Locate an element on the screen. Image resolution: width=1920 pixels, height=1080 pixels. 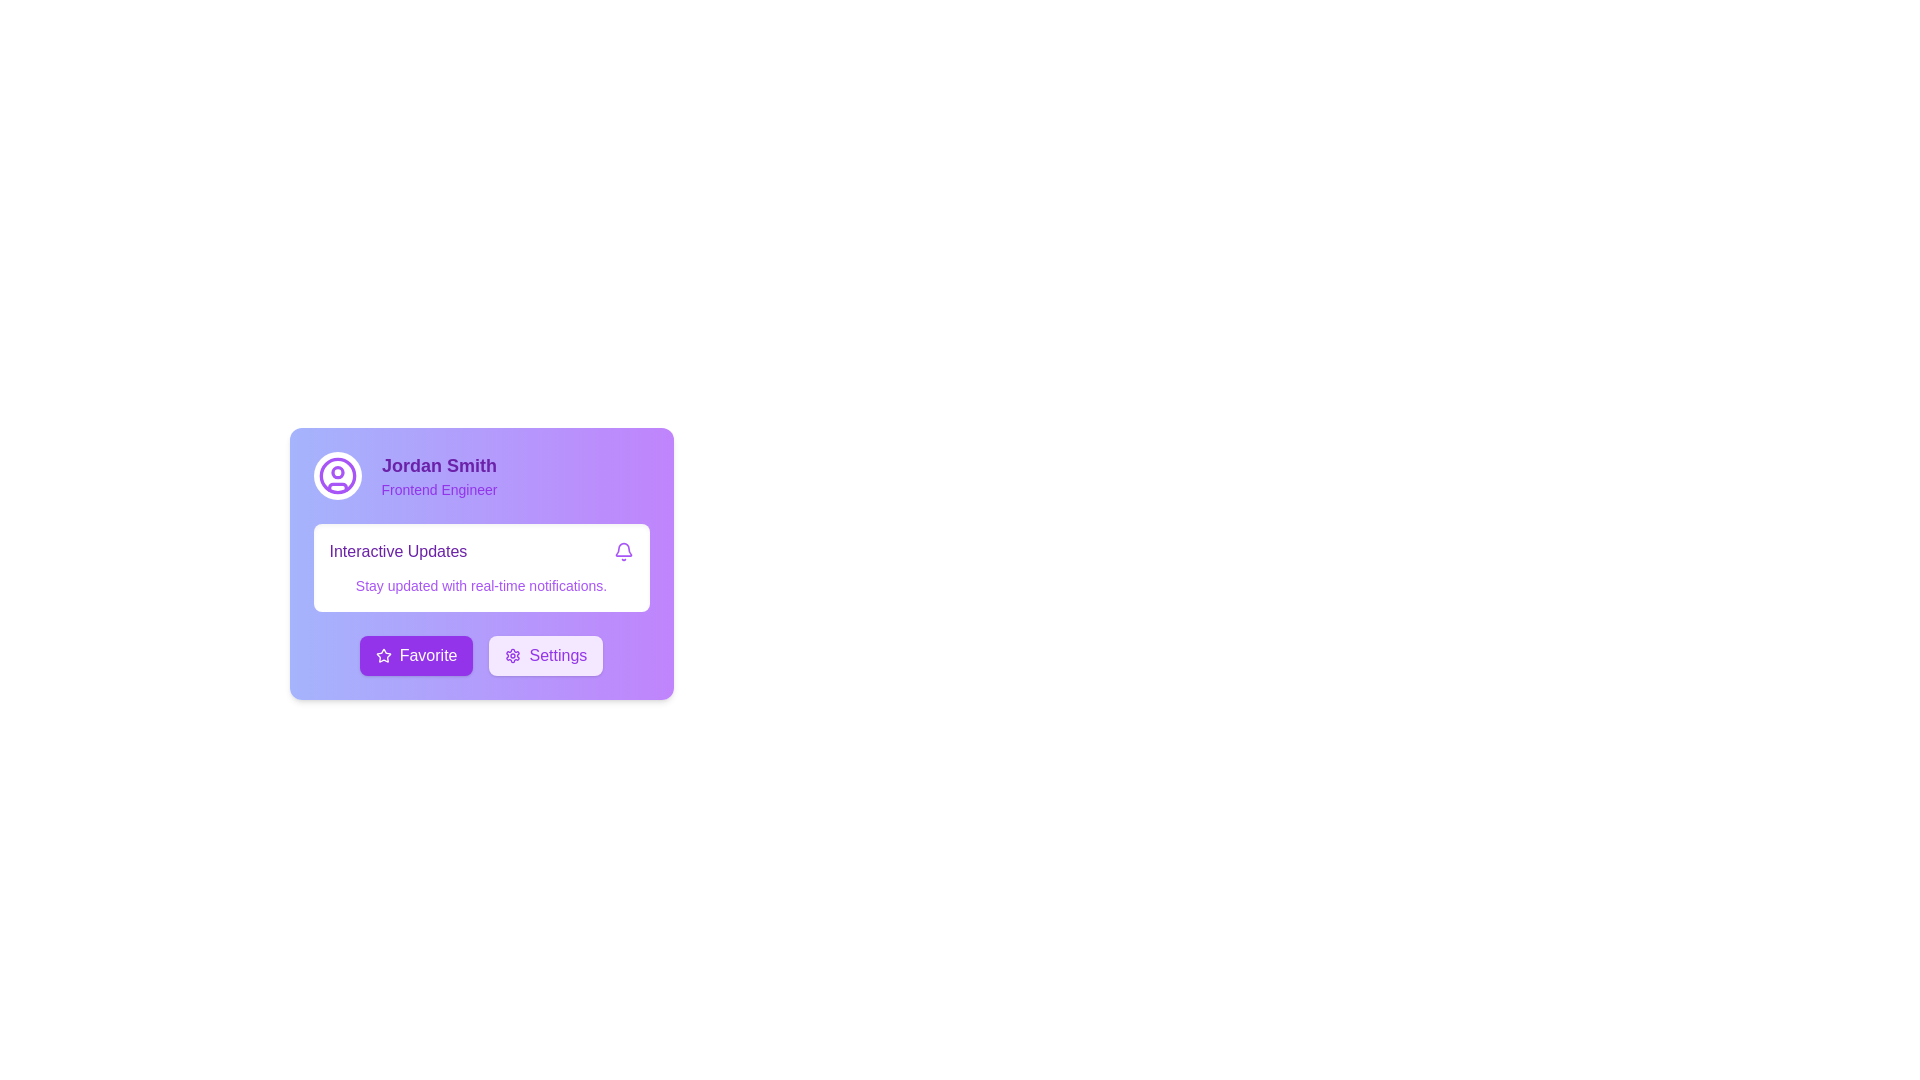
the static text label displaying 'Frontend Engineer', which is styled in purple and positioned below 'Jordan Smith' on a gradient purple card is located at coordinates (438, 489).